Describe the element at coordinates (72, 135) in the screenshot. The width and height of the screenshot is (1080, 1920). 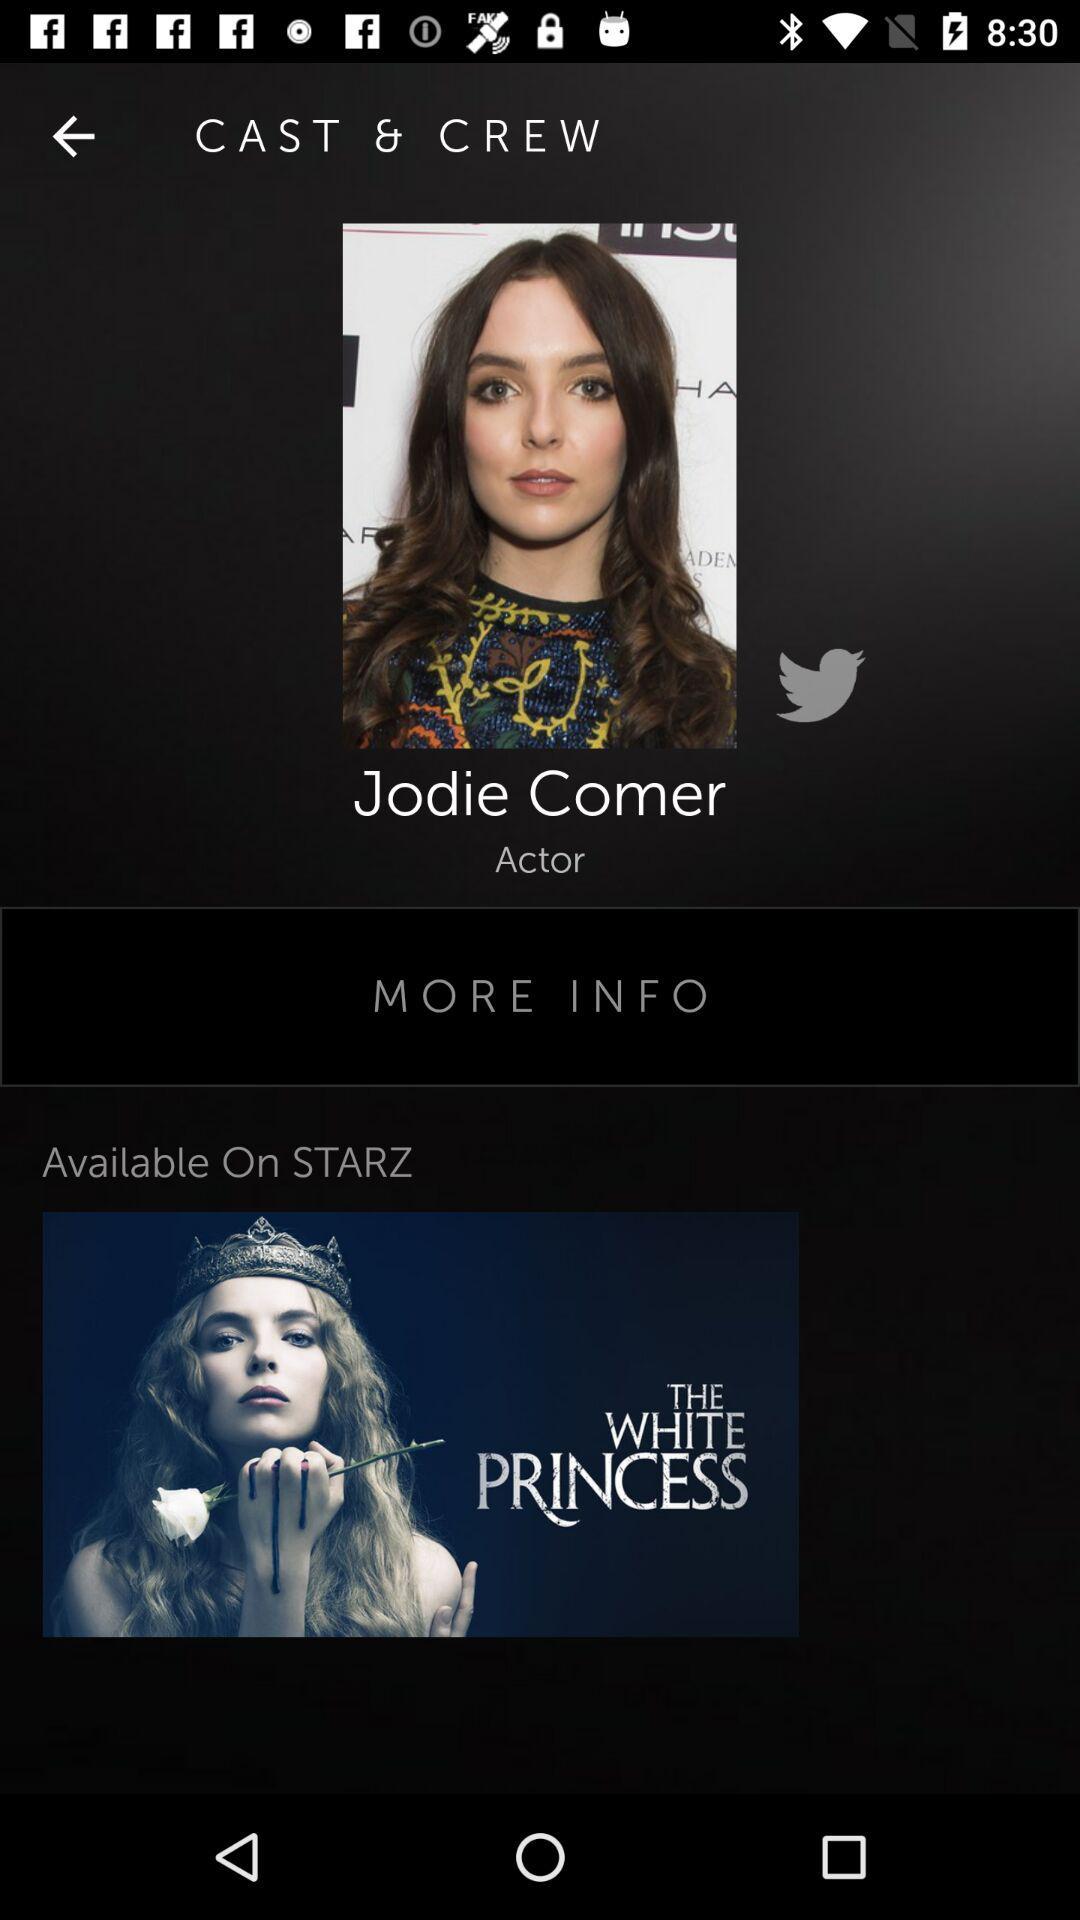
I see `the icon at the top left corner` at that location.